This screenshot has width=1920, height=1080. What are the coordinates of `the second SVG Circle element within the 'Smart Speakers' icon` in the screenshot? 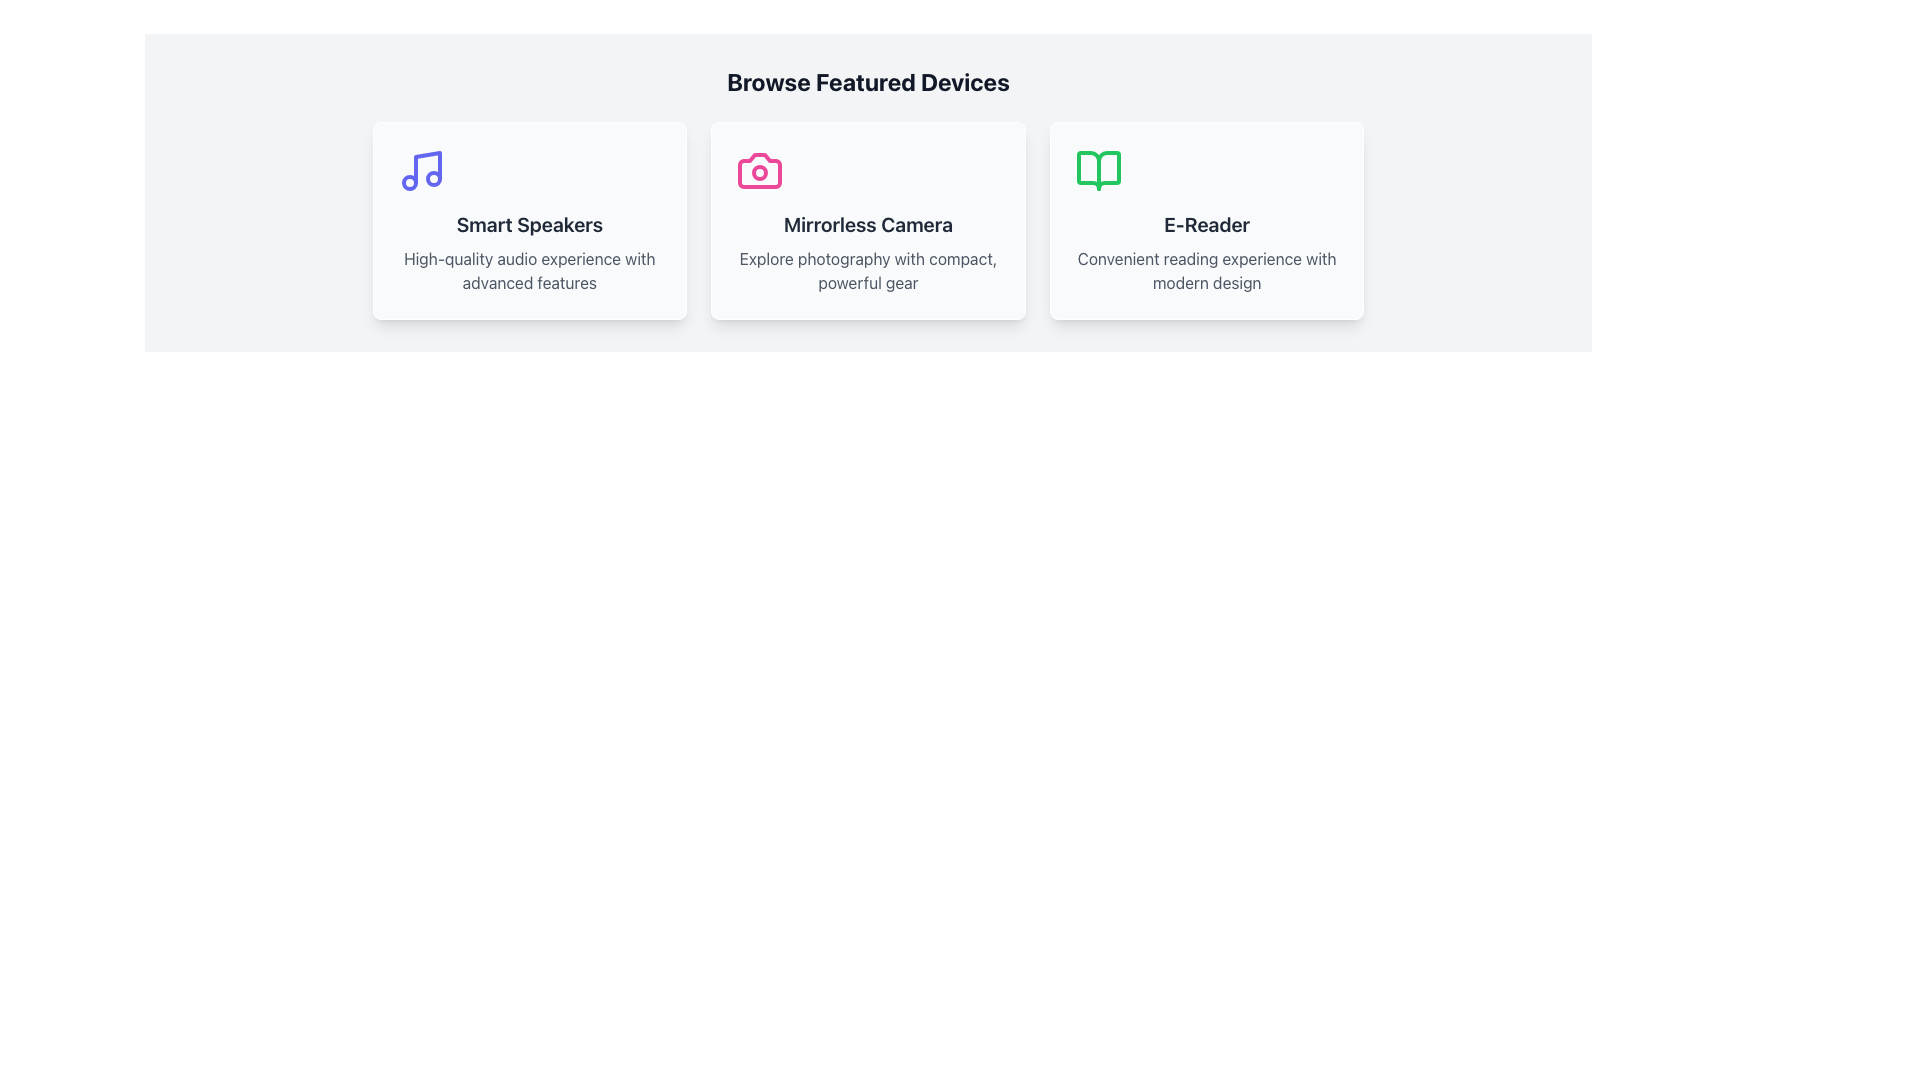 It's located at (408, 182).